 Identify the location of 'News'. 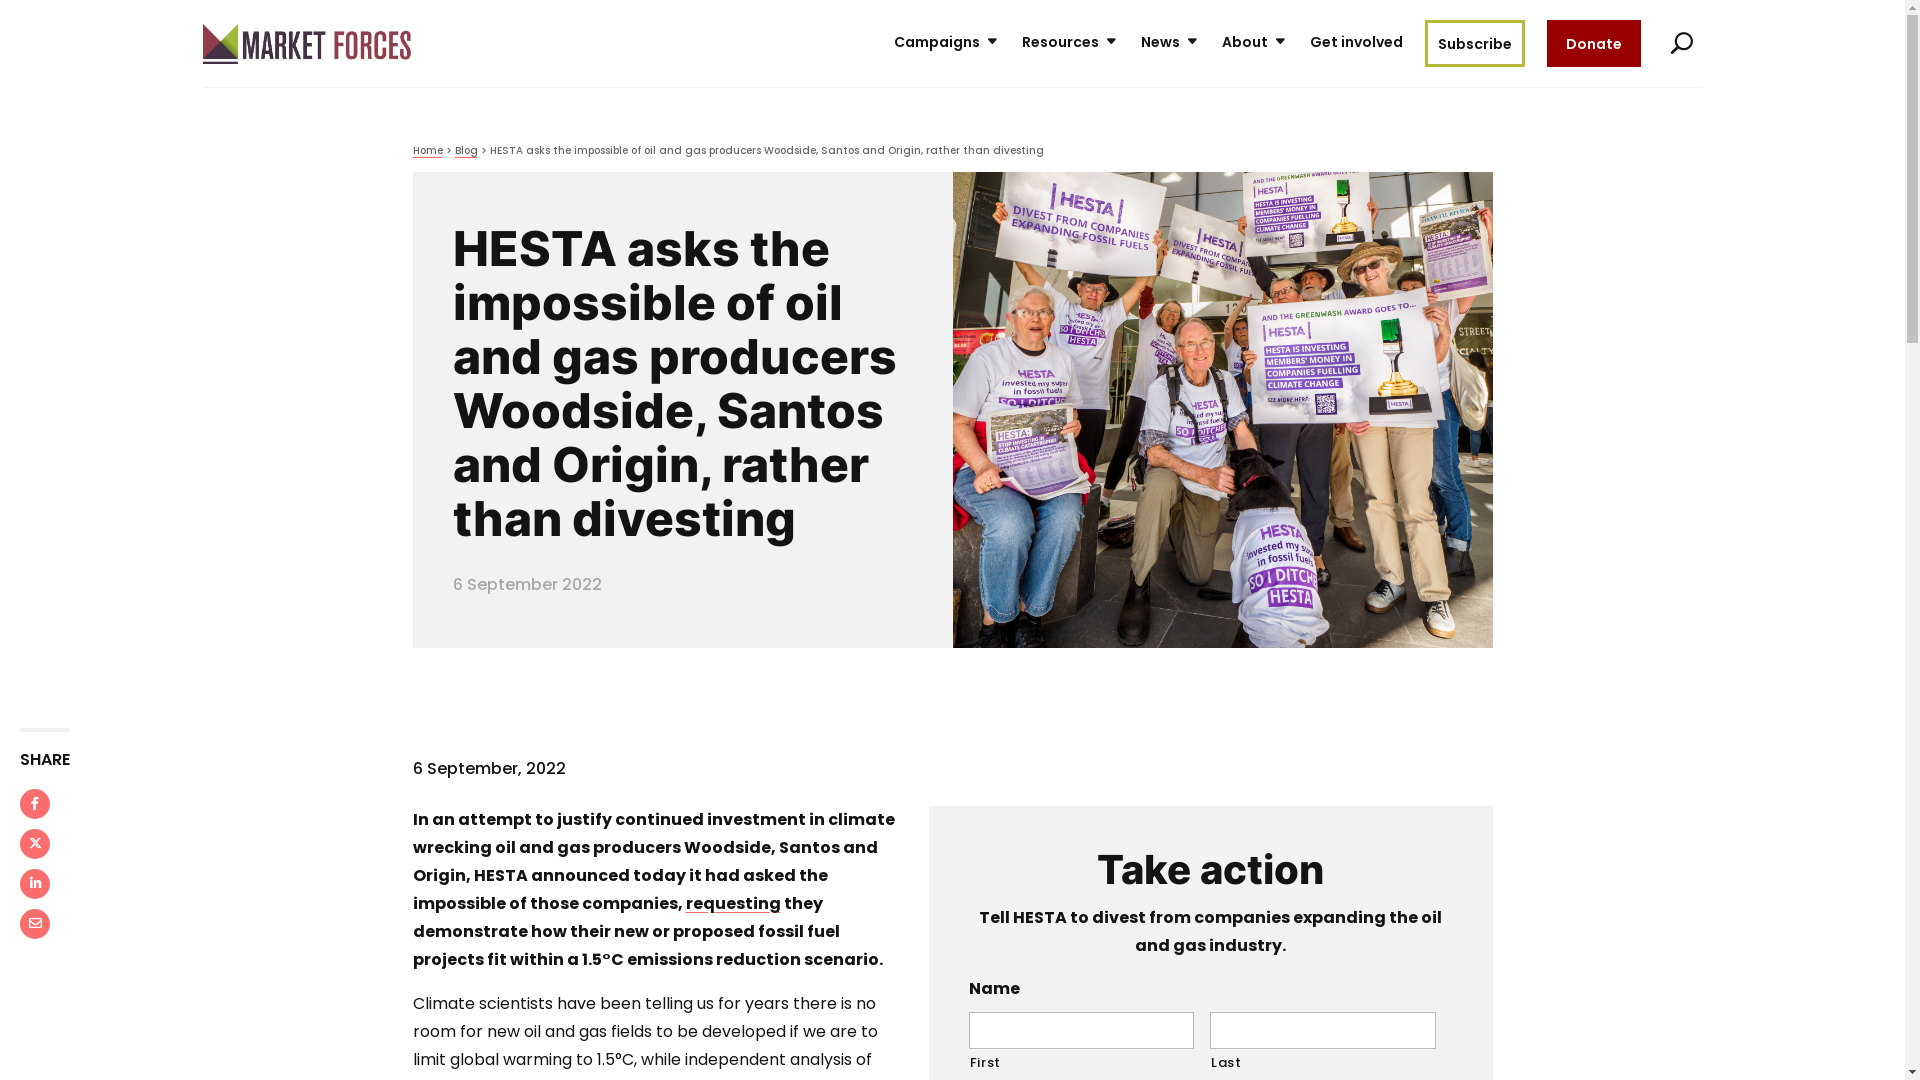
(1169, 43).